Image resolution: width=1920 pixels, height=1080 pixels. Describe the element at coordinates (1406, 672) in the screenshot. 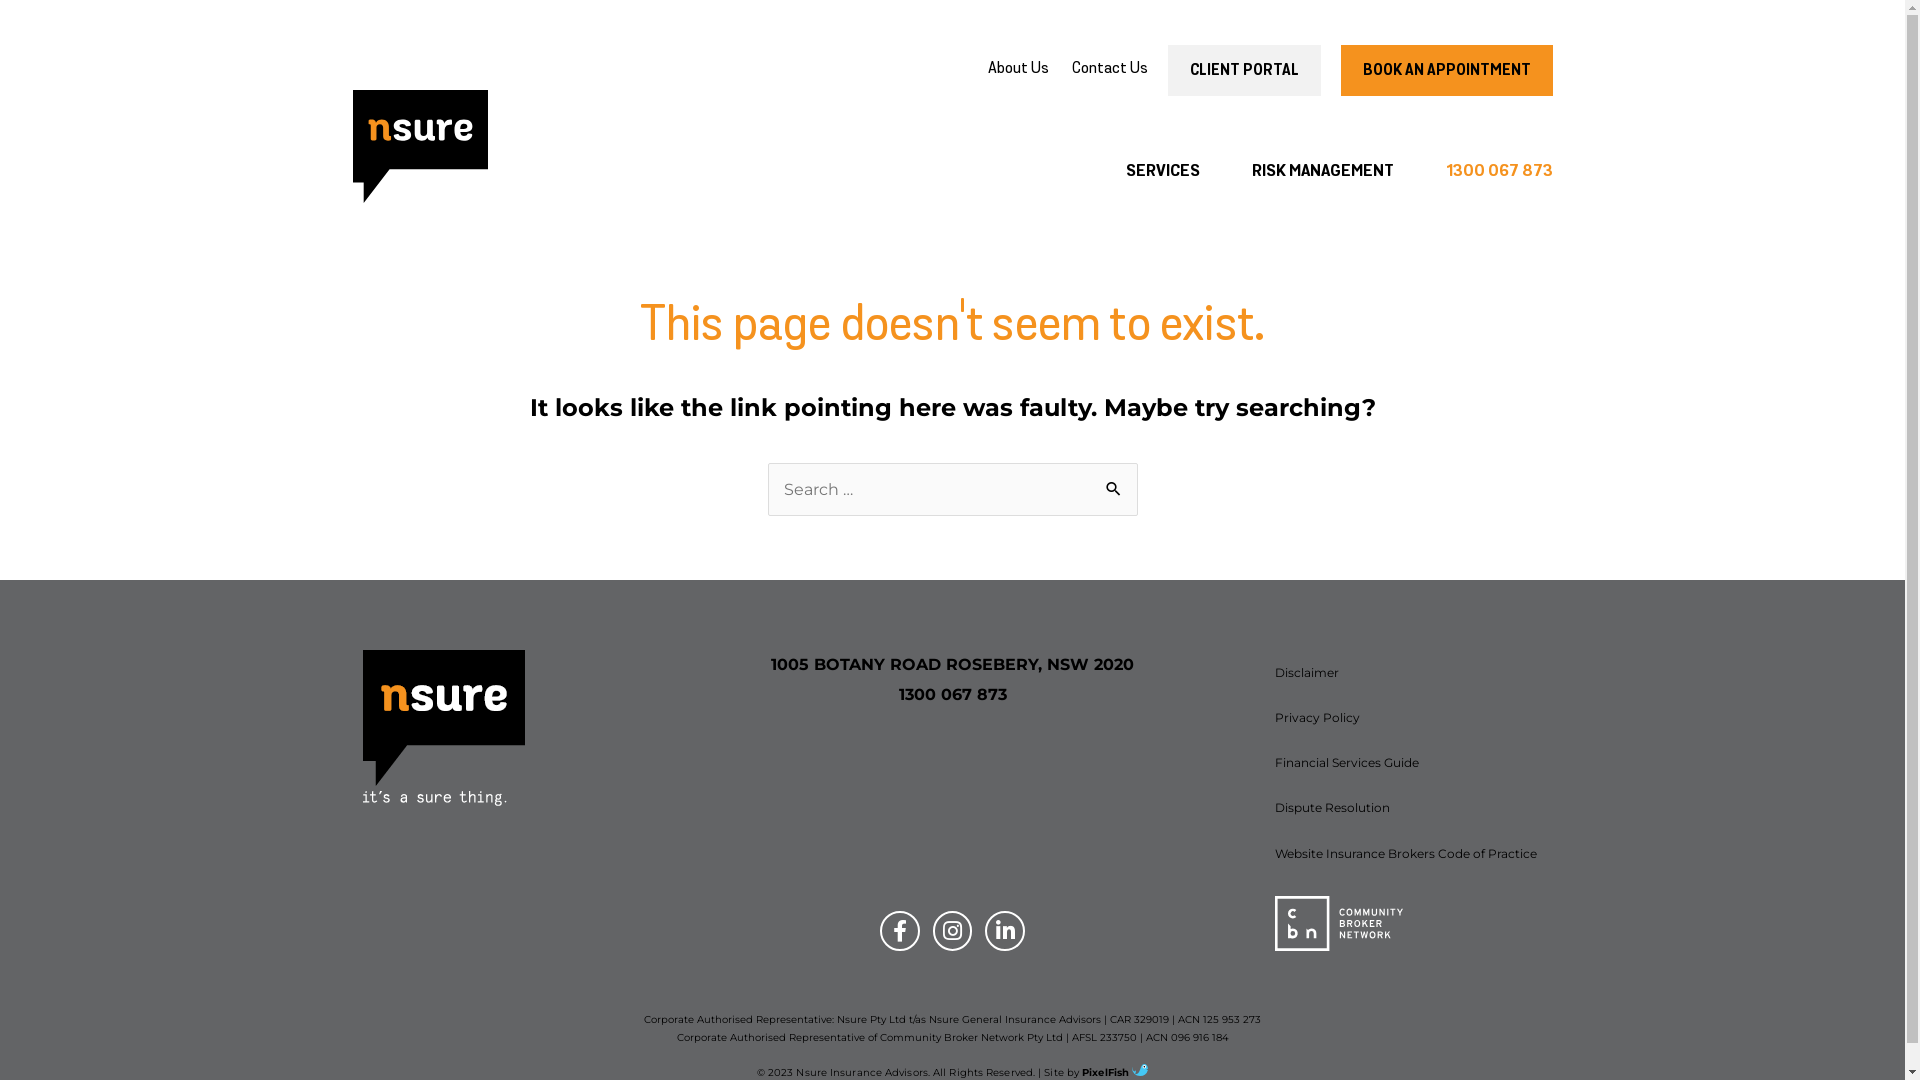

I see `'Disclaimer'` at that location.